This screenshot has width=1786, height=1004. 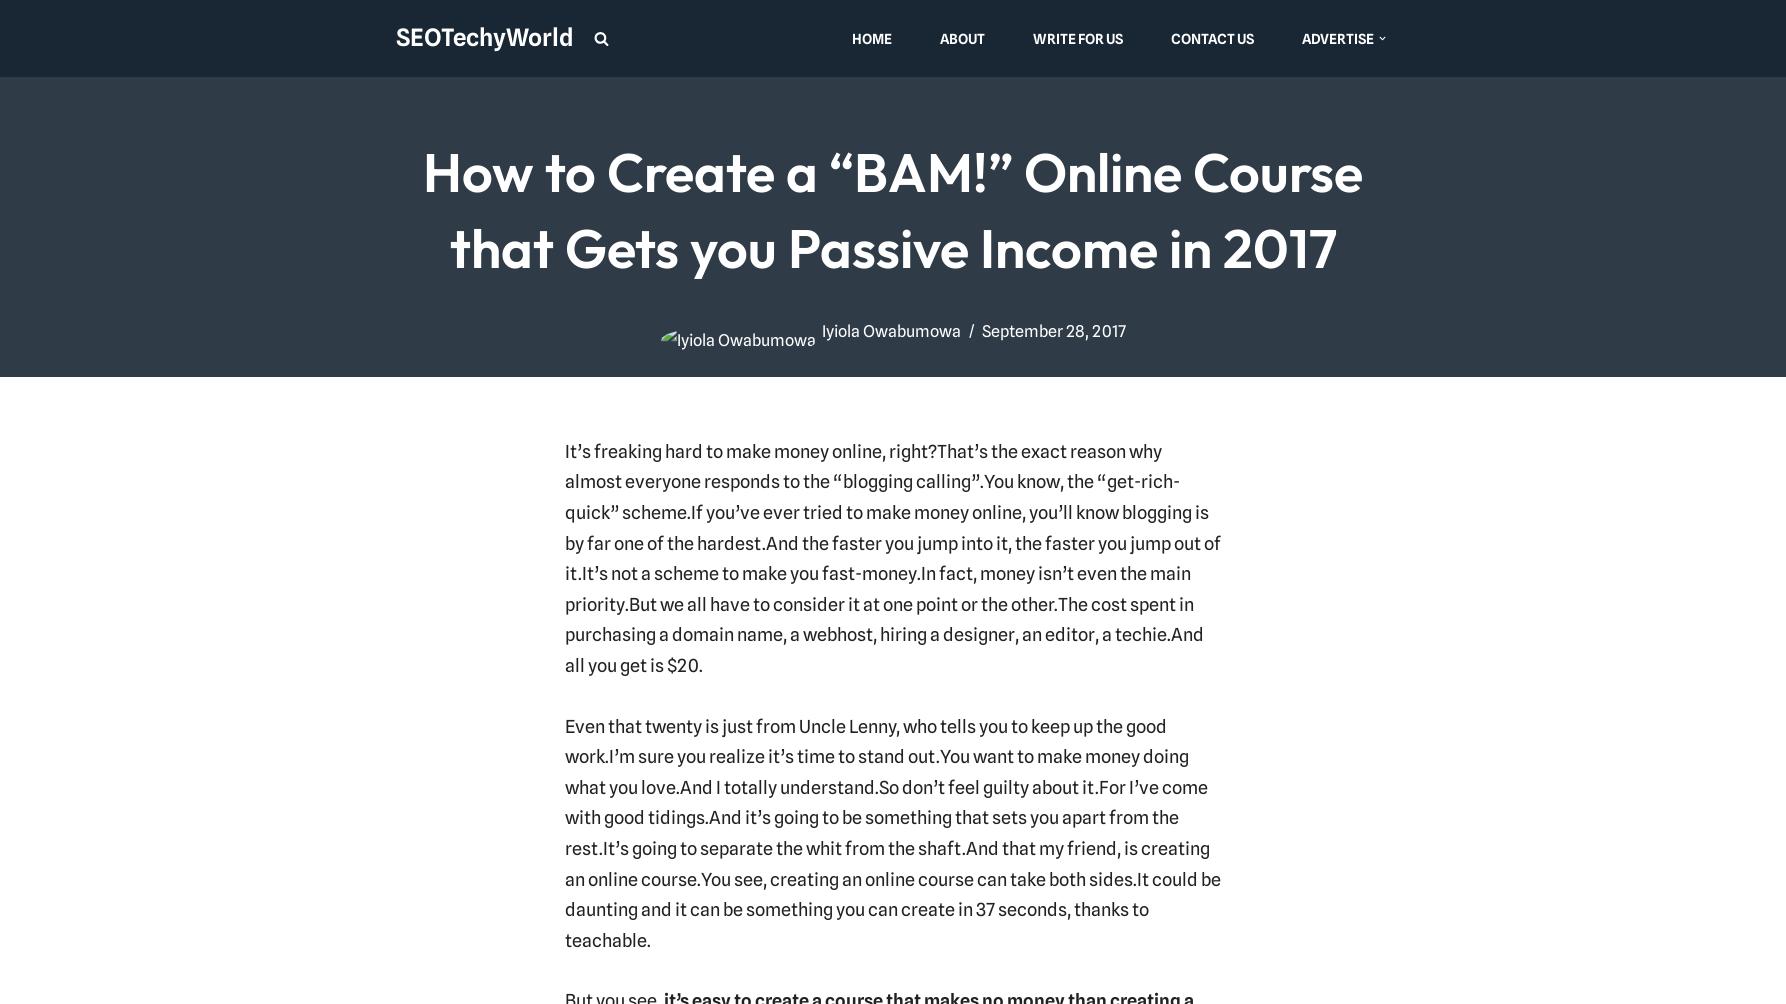 I want to click on 'Even that twenty is just from Uncle Lenny, who tells you to keep up the good work.', so click(x=863, y=739).